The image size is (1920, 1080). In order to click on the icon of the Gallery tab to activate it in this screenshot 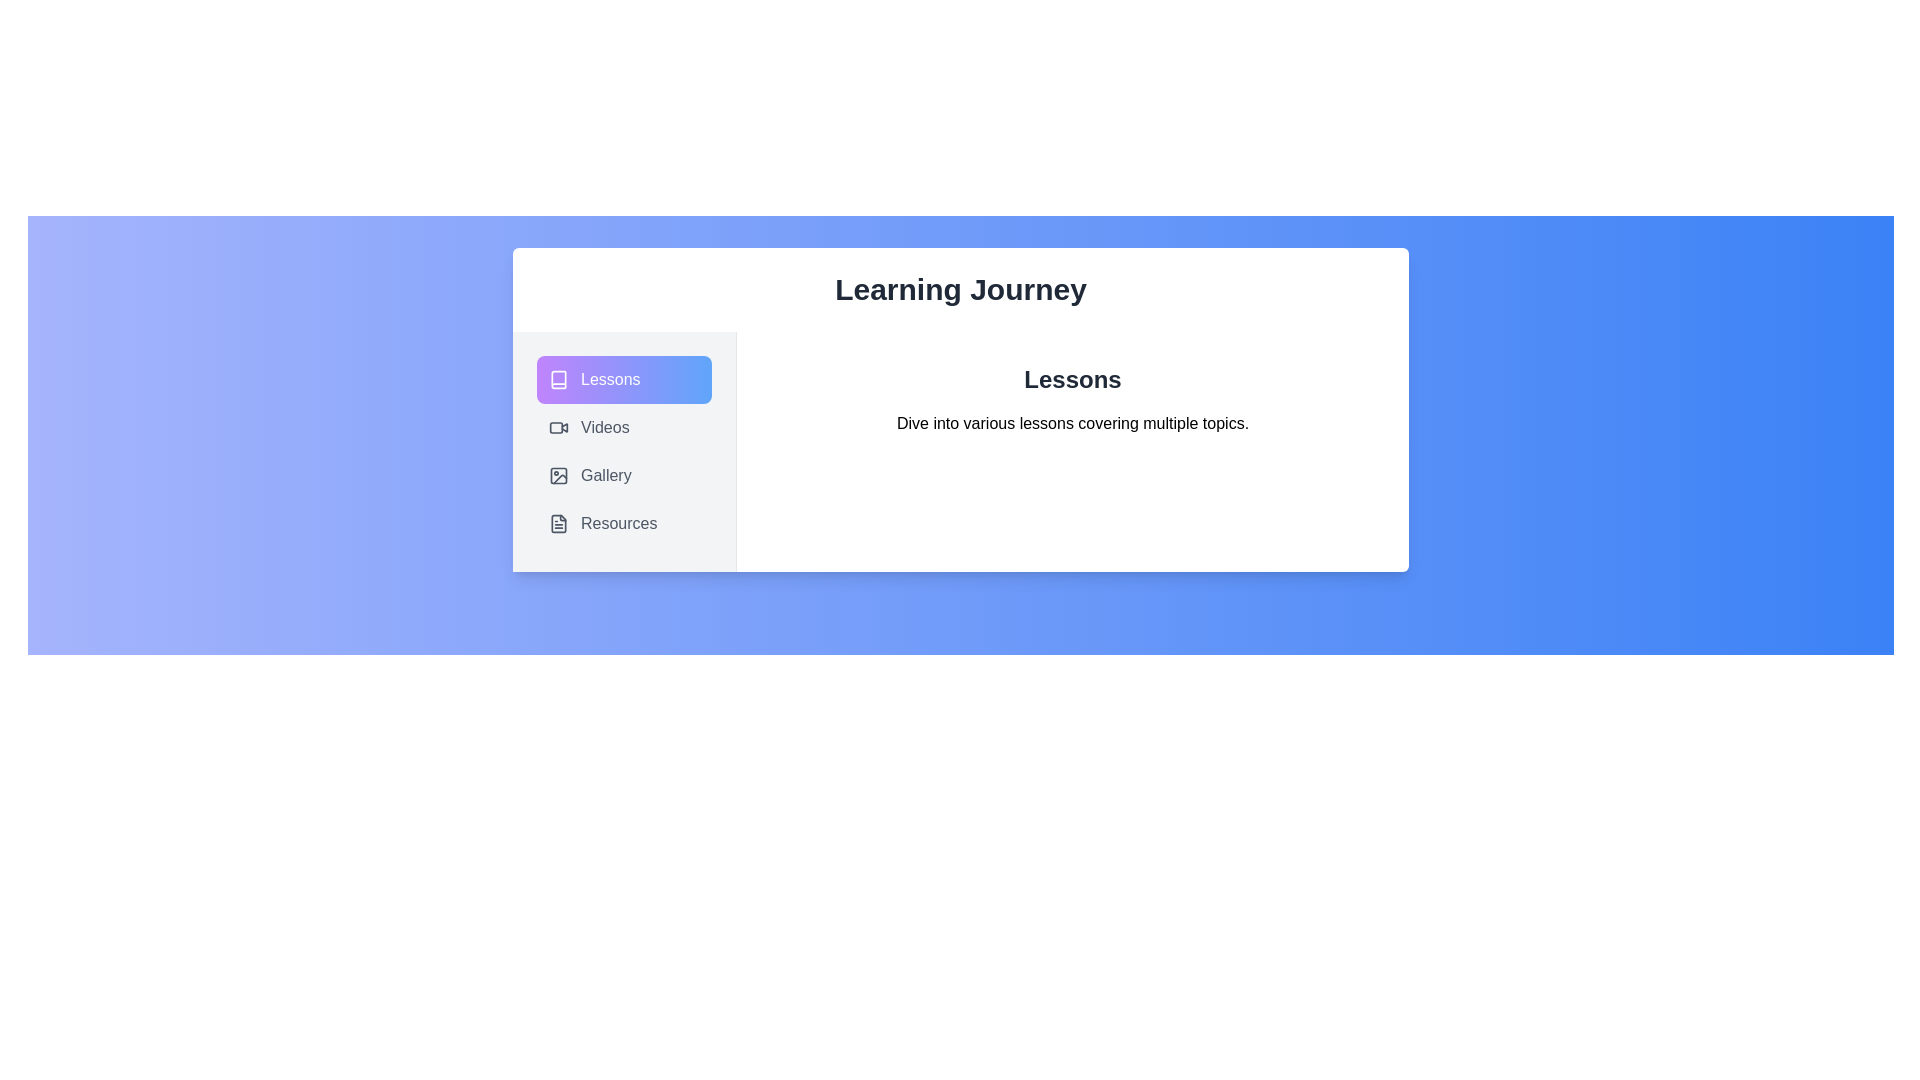, I will do `click(558, 475)`.